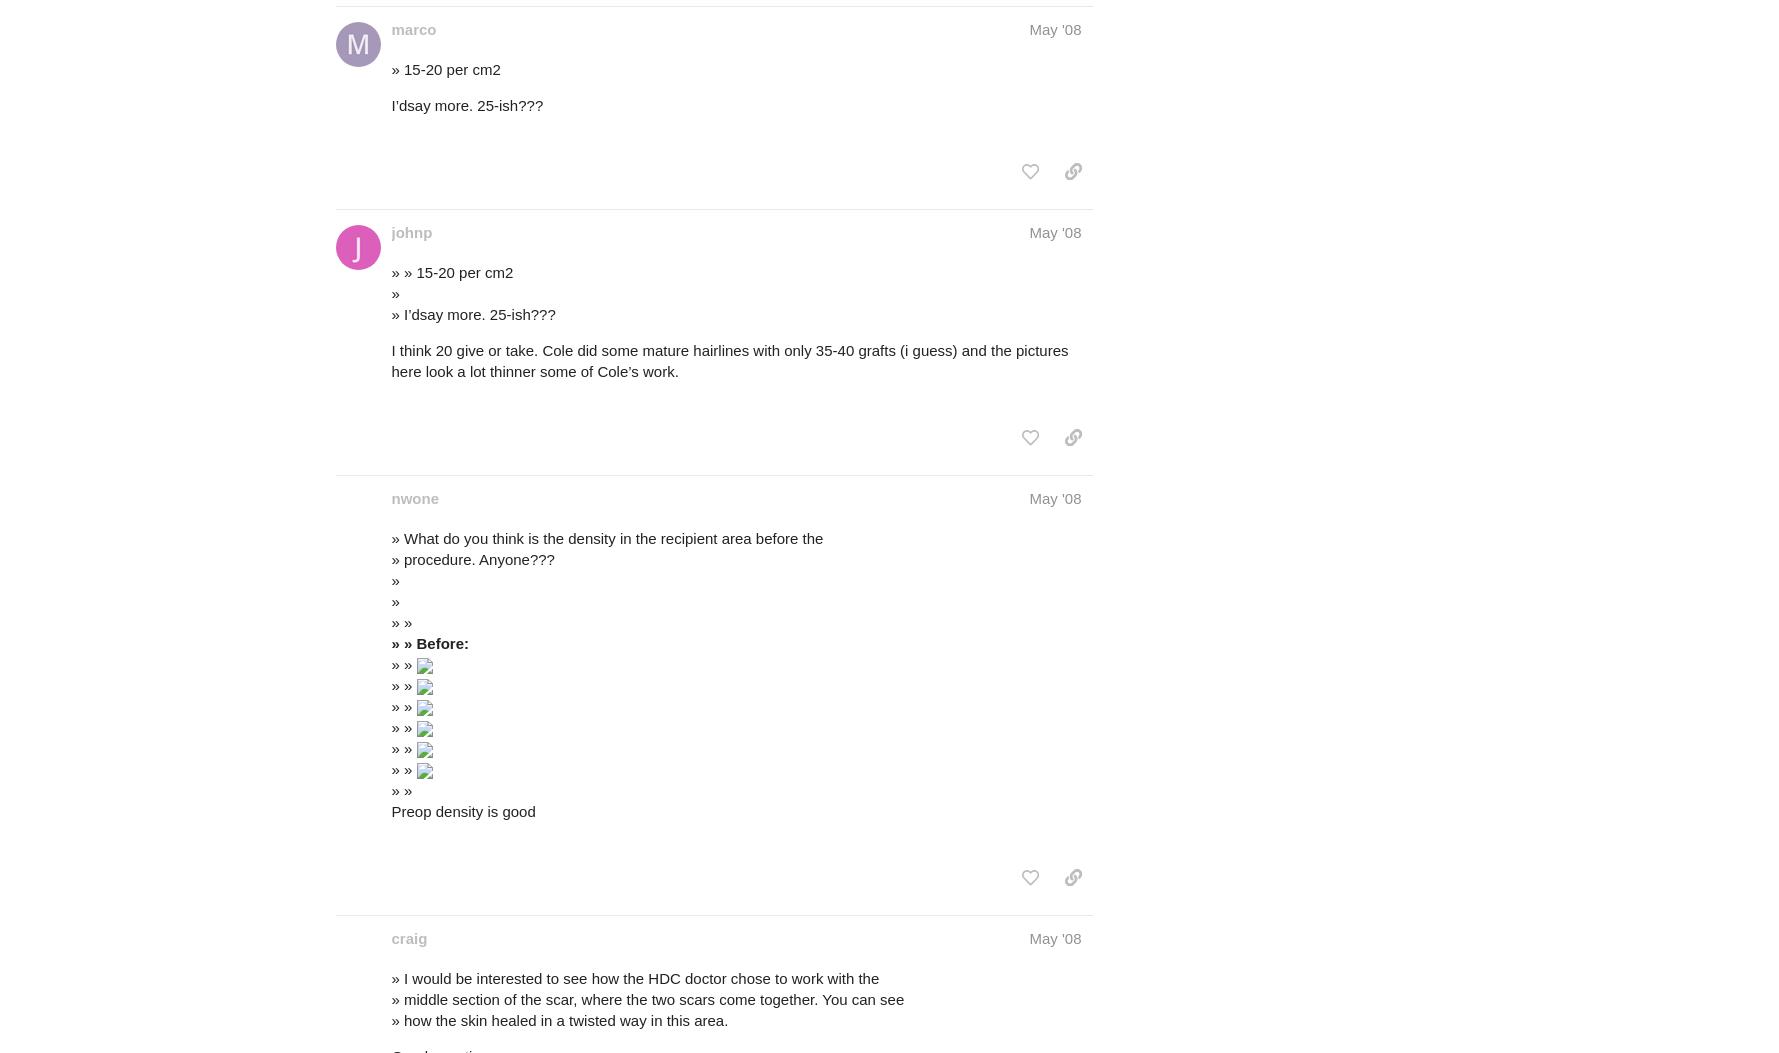  Describe the element at coordinates (445, 67) in the screenshot. I see `'» 15-20 per cm2'` at that location.